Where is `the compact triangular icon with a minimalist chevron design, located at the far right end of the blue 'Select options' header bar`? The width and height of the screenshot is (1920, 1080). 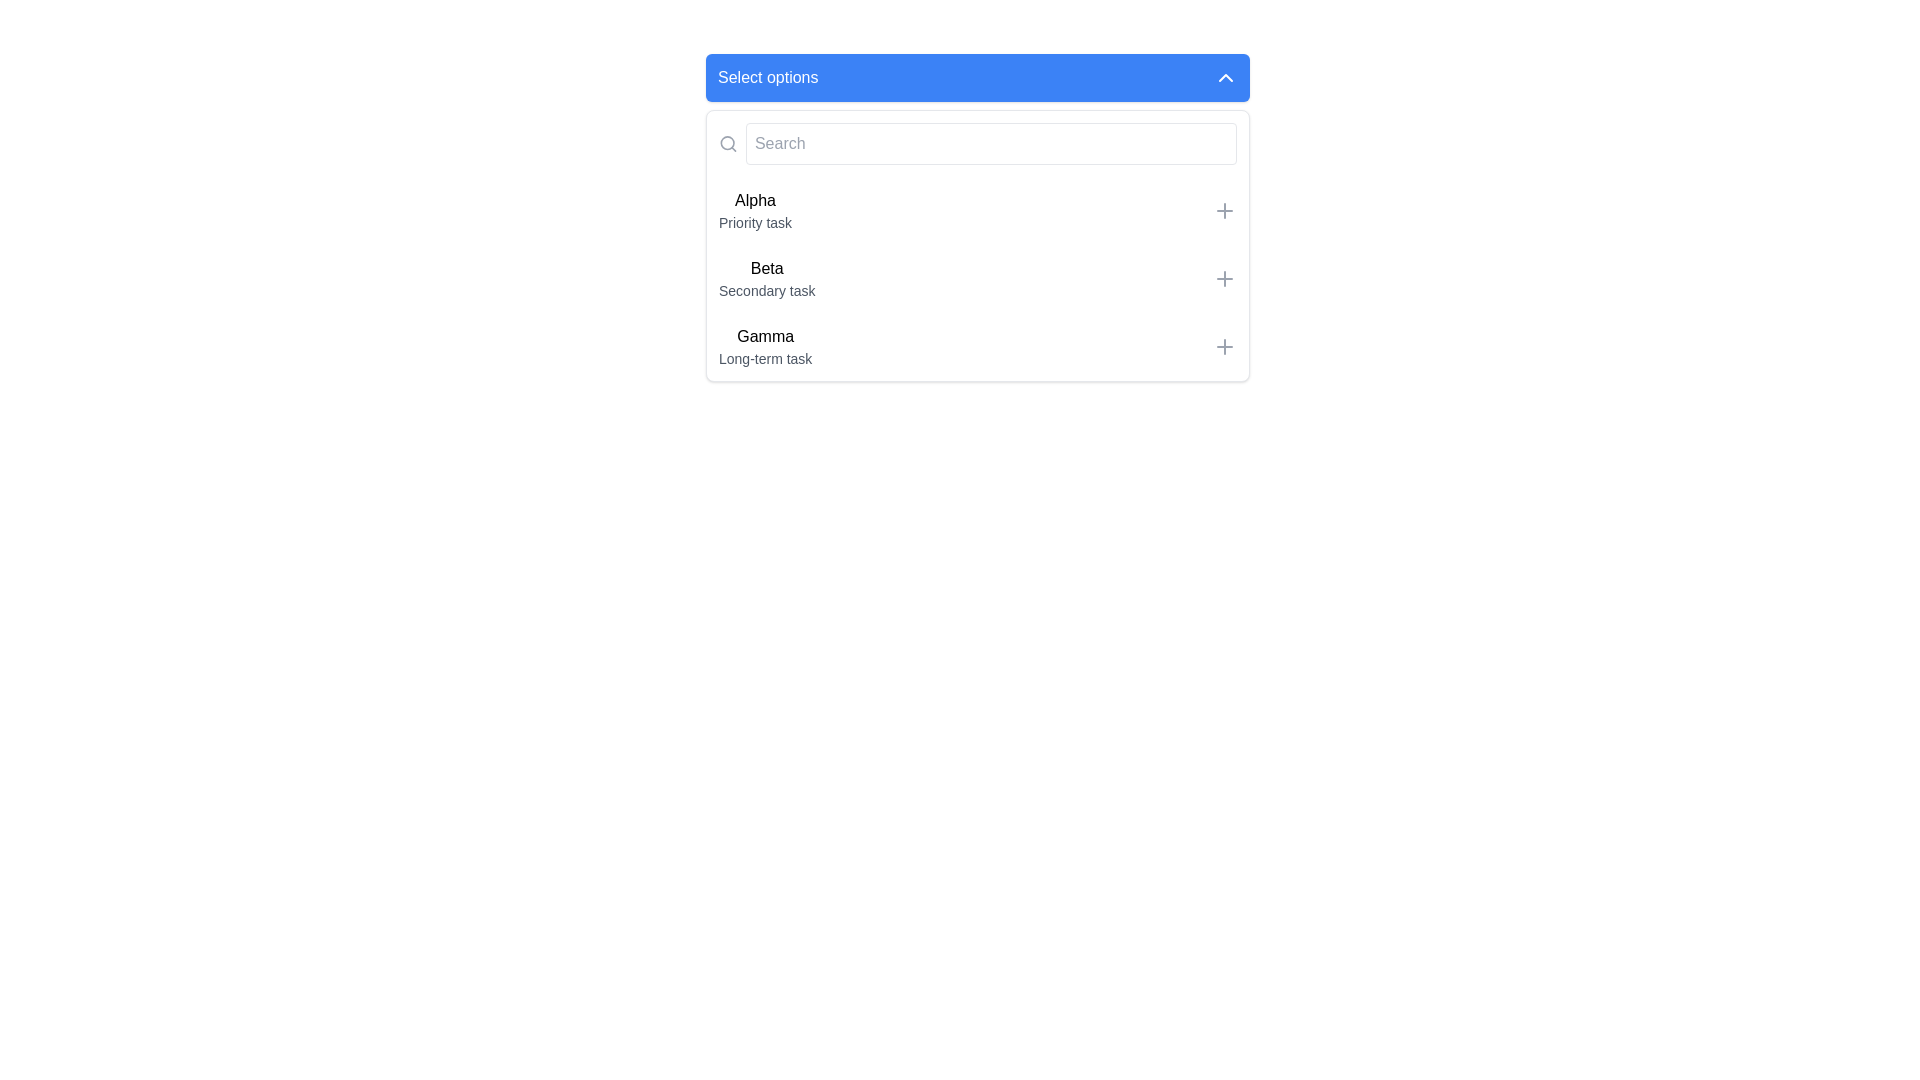 the compact triangular icon with a minimalist chevron design, located at the far right end of the blue 'Select options' header bar is located at coordinates (1224, 76).